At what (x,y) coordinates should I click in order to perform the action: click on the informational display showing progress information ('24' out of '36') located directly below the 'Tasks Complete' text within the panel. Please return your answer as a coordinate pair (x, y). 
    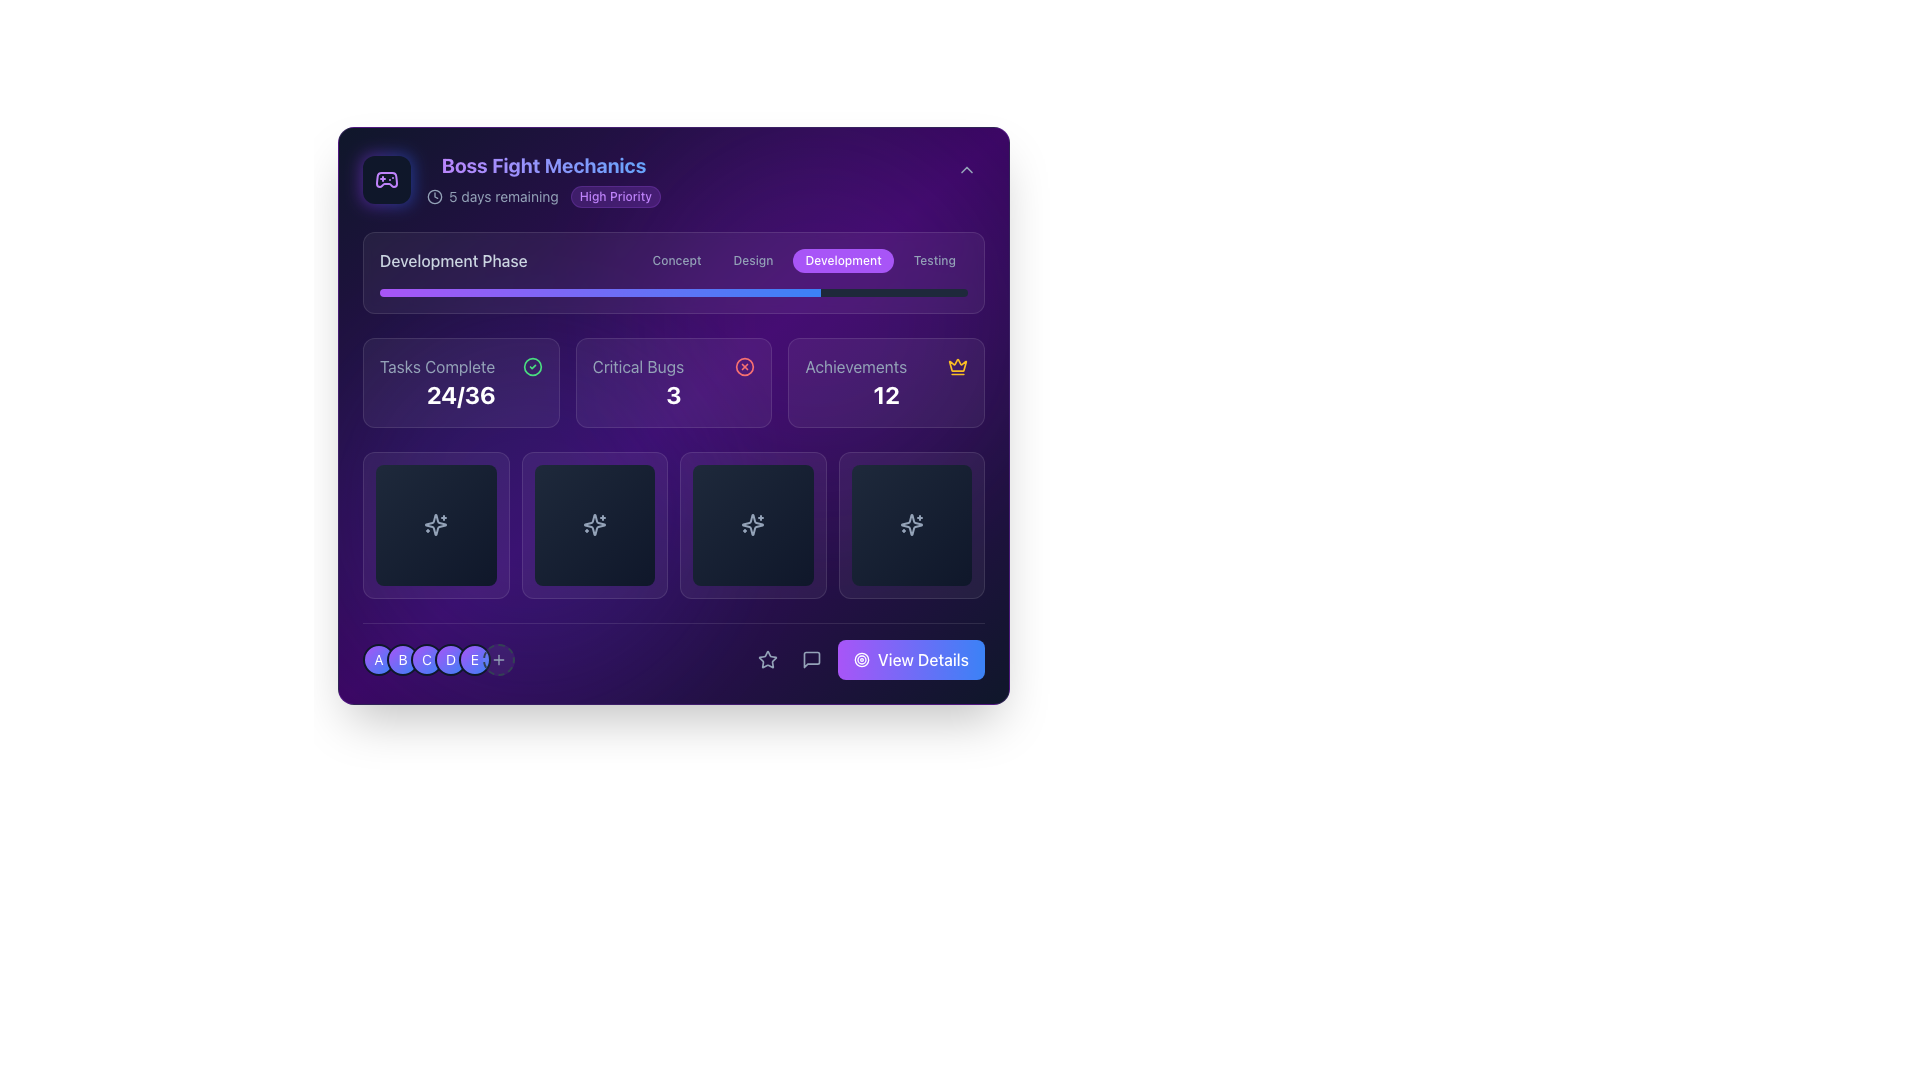
    Looking at the image, I should click on (460, 394).